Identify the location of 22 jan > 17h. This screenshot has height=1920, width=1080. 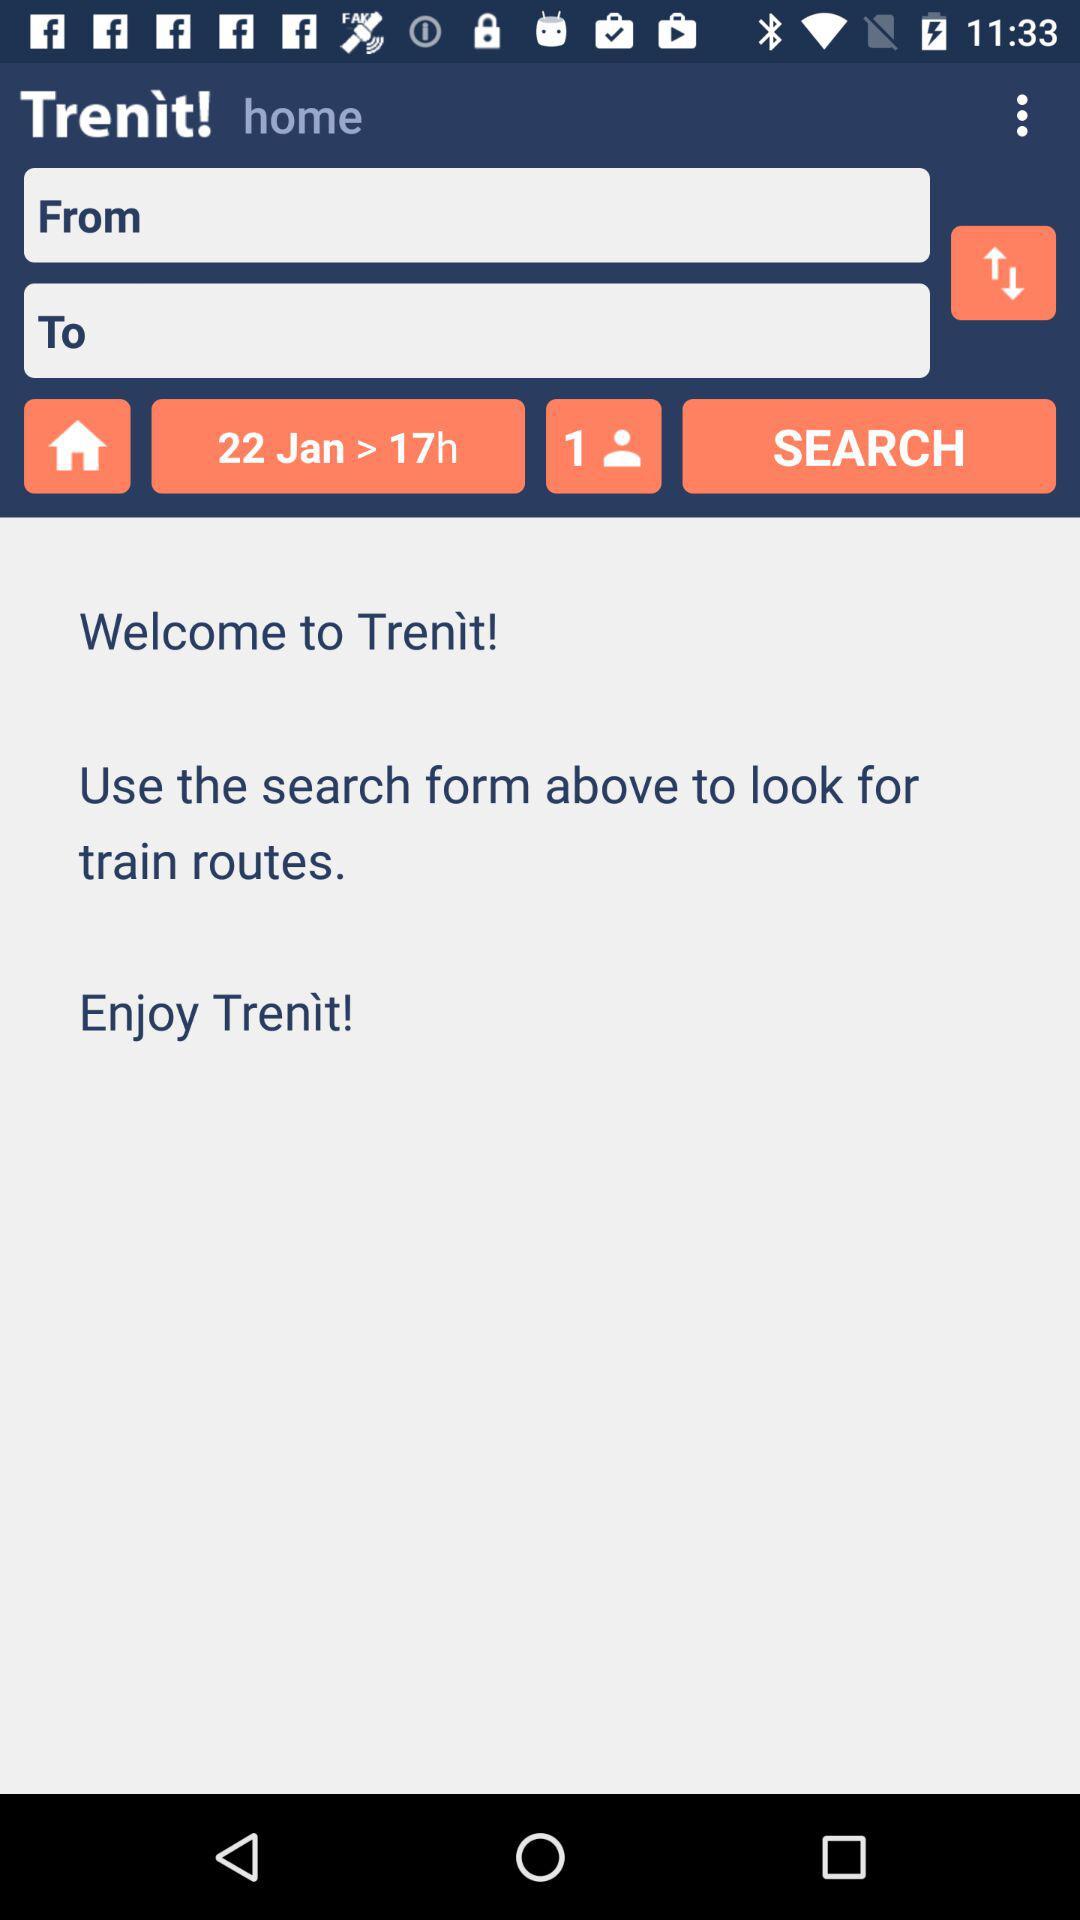
(337, 445).